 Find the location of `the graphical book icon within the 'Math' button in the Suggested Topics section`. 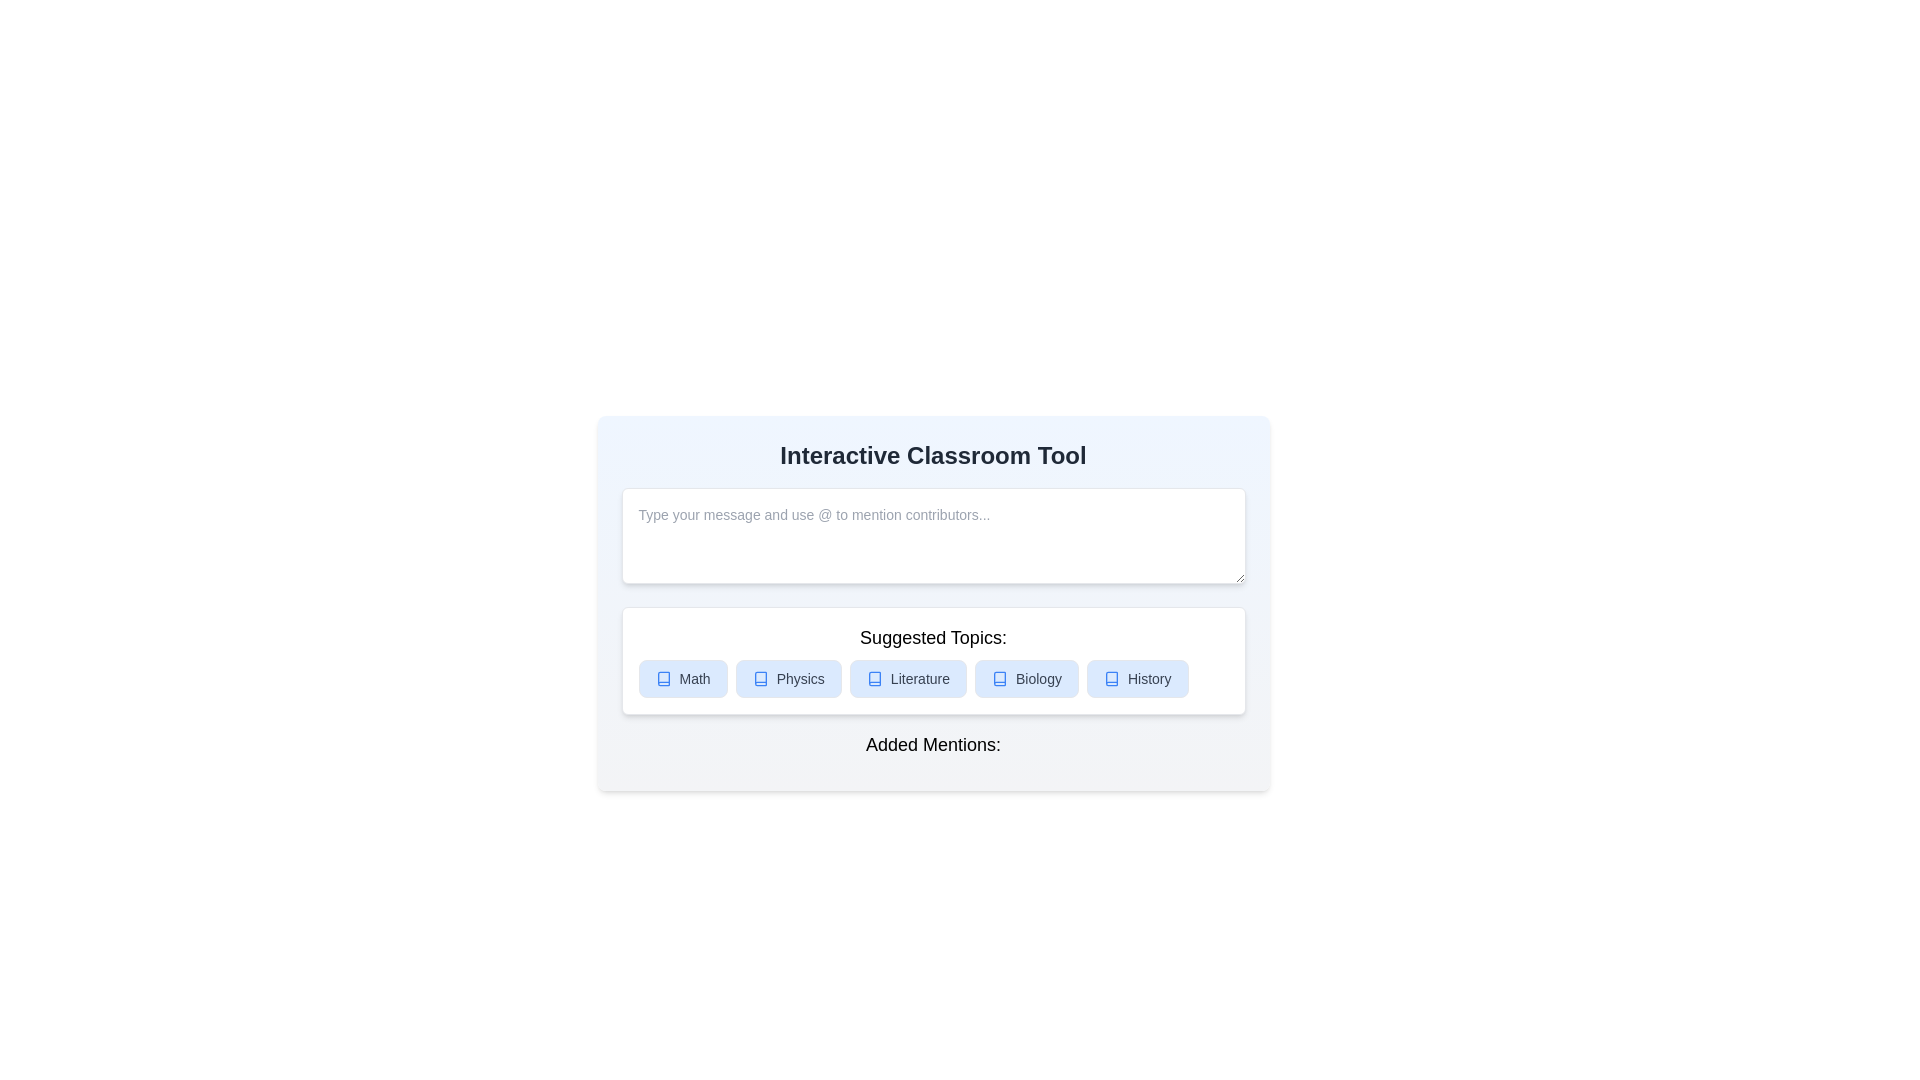

the graphical book icon within the 'Math' button in the Suggested Topics section is located at coordinates (663, 677).